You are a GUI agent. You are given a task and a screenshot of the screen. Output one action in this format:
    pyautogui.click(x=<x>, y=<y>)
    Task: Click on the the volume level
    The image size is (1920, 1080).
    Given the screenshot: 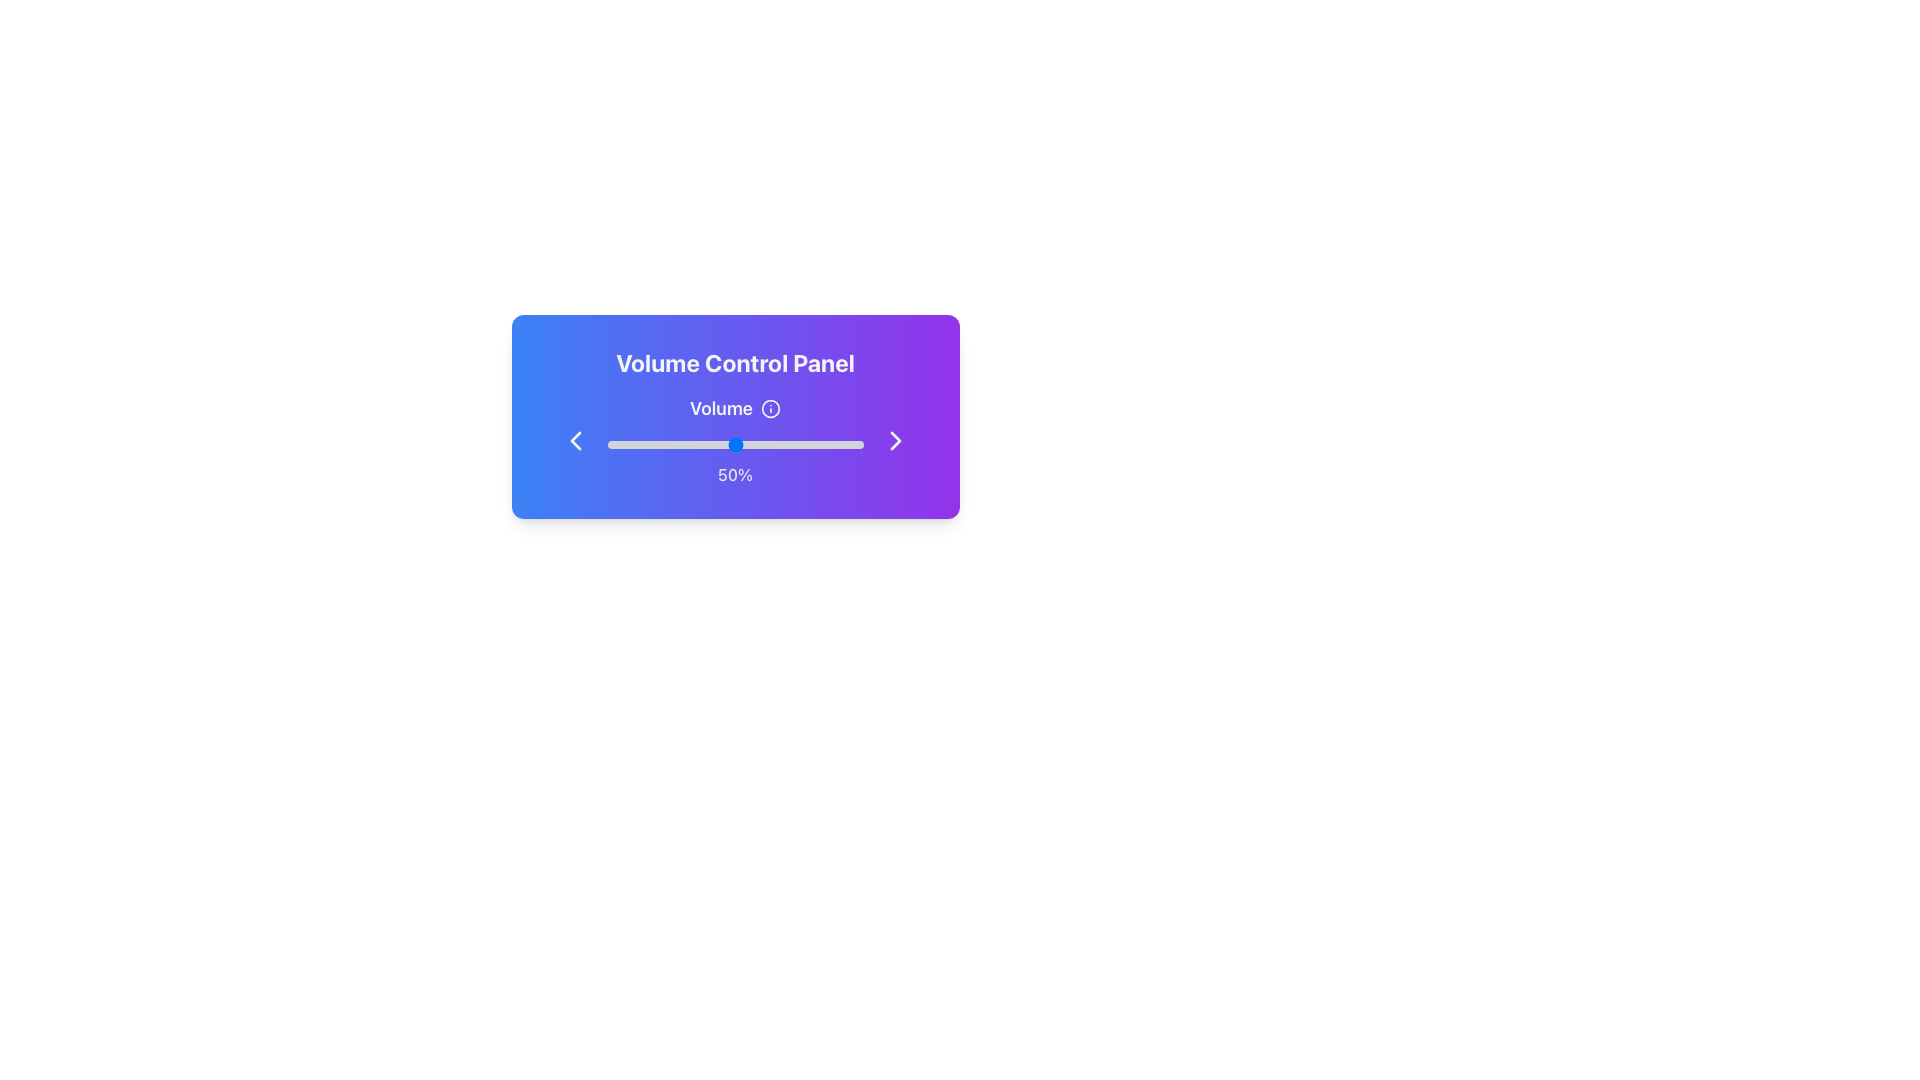 What is the action you would take?
    pyautogui.click(x=790, y=443)
    